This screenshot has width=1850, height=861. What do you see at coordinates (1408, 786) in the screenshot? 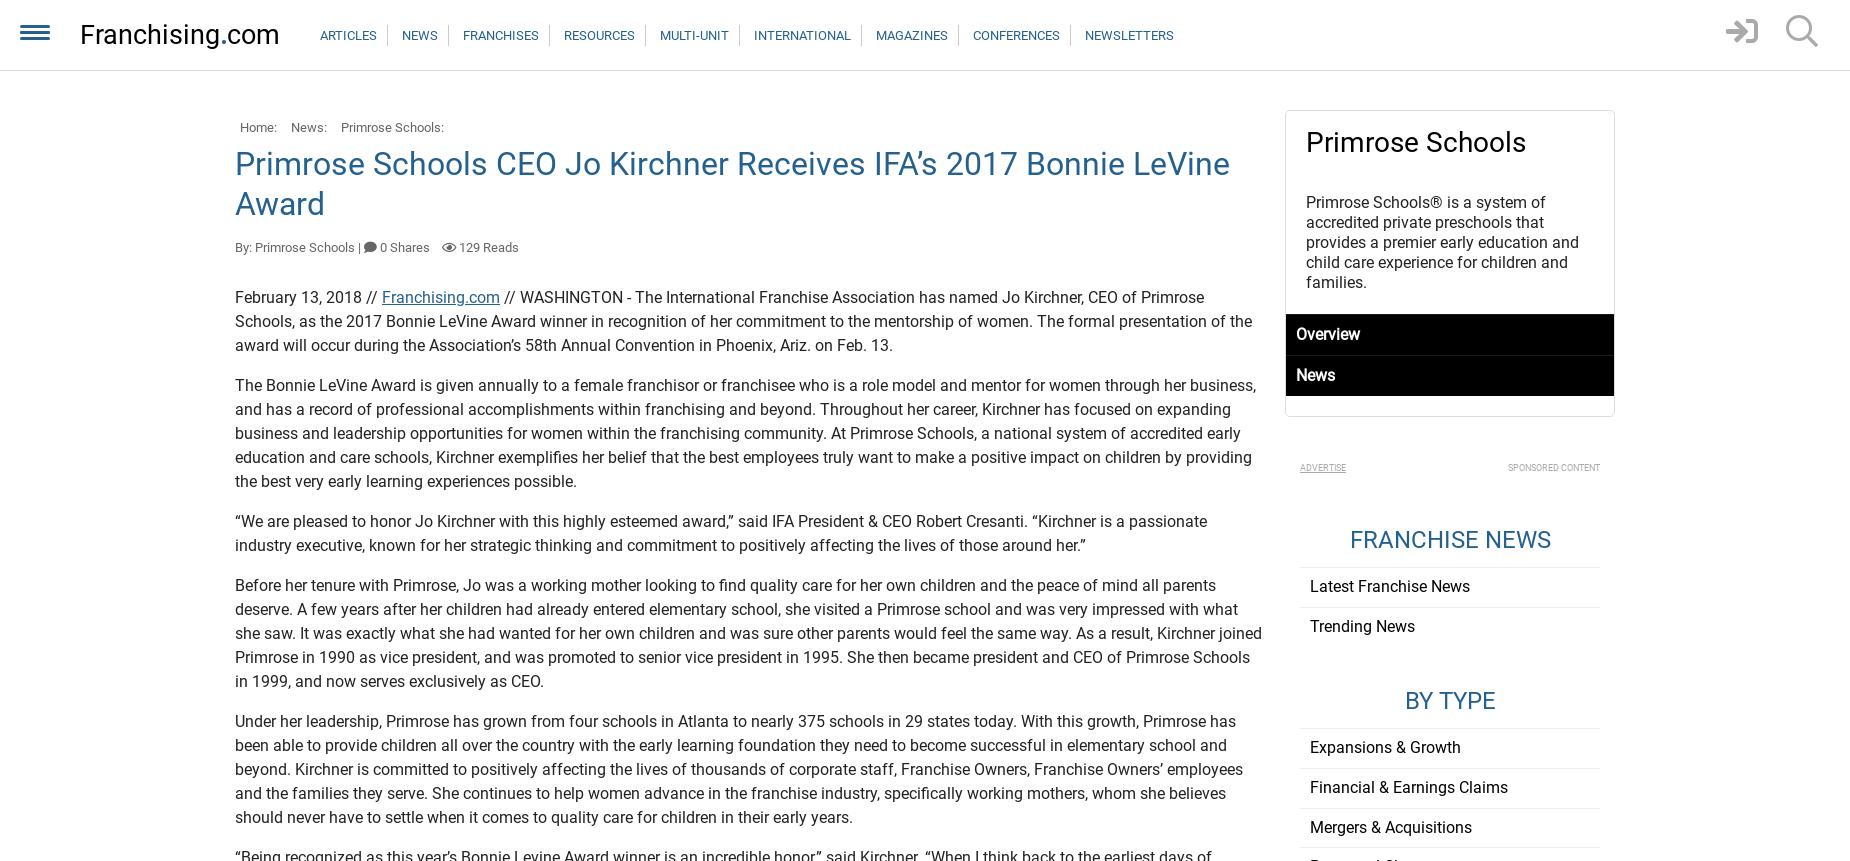
I see `'Financial & Earnings Claims'` at bounding box center [1408, 786].